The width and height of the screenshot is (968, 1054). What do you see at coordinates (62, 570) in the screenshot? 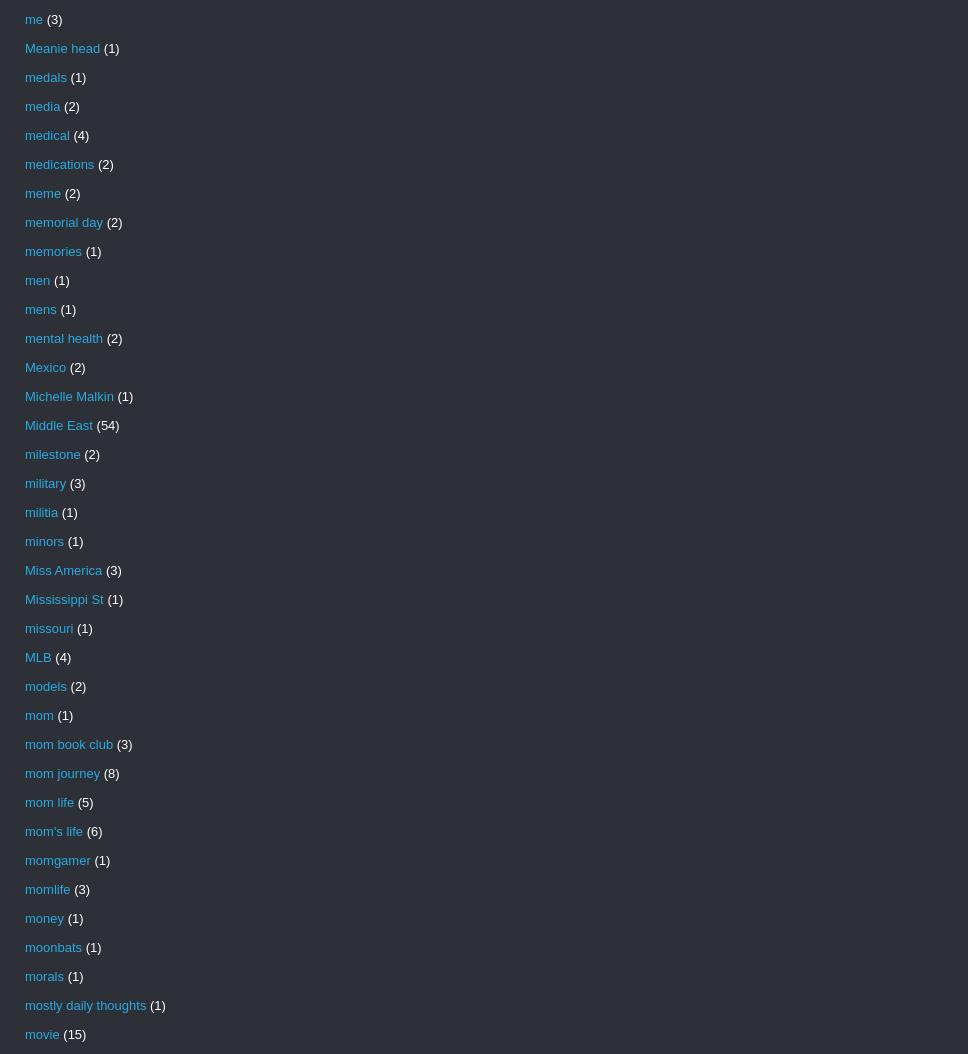
I see `'Miss America'` at bounding box center [62, 570].